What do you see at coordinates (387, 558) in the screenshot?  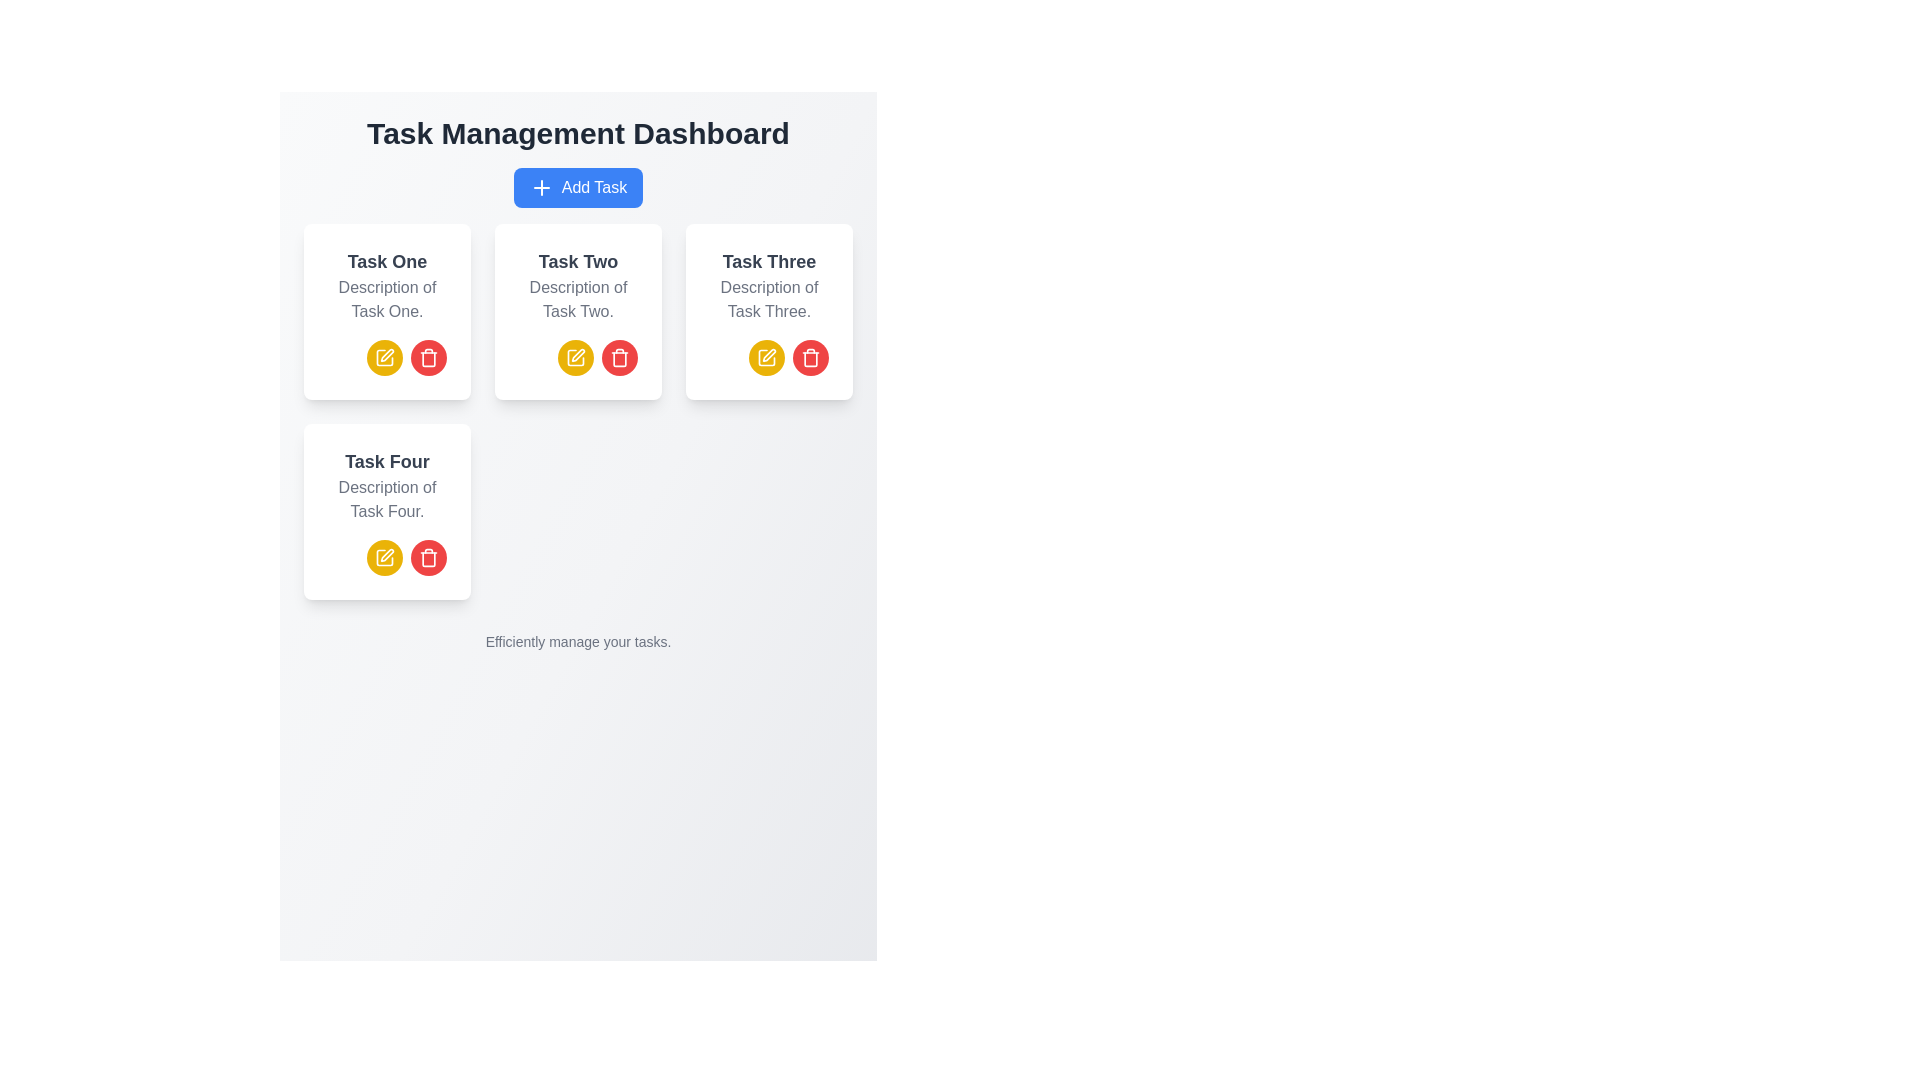 I see `the edit button located within the card labeled 'Task Four' near its bottom-right corner` at bounding box center [387, 558].